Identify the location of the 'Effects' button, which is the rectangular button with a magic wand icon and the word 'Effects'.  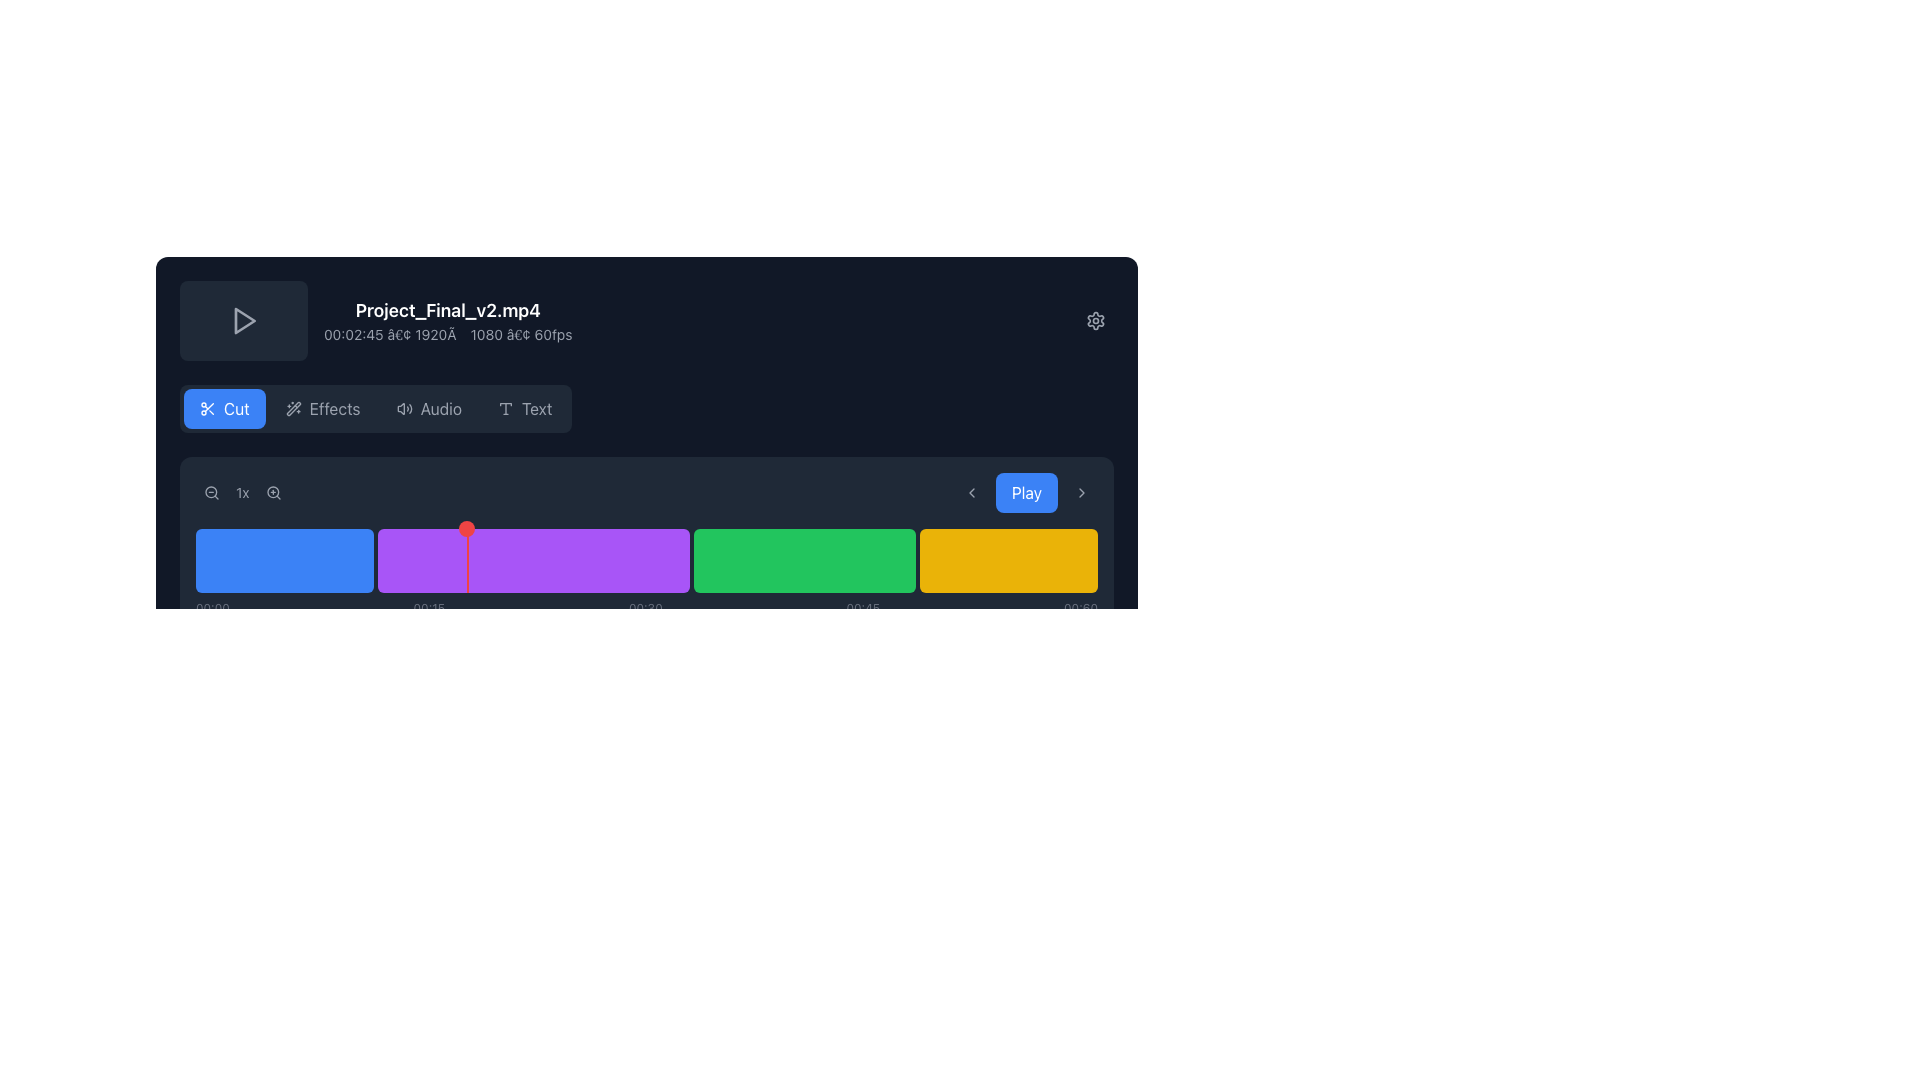
(323, 407).